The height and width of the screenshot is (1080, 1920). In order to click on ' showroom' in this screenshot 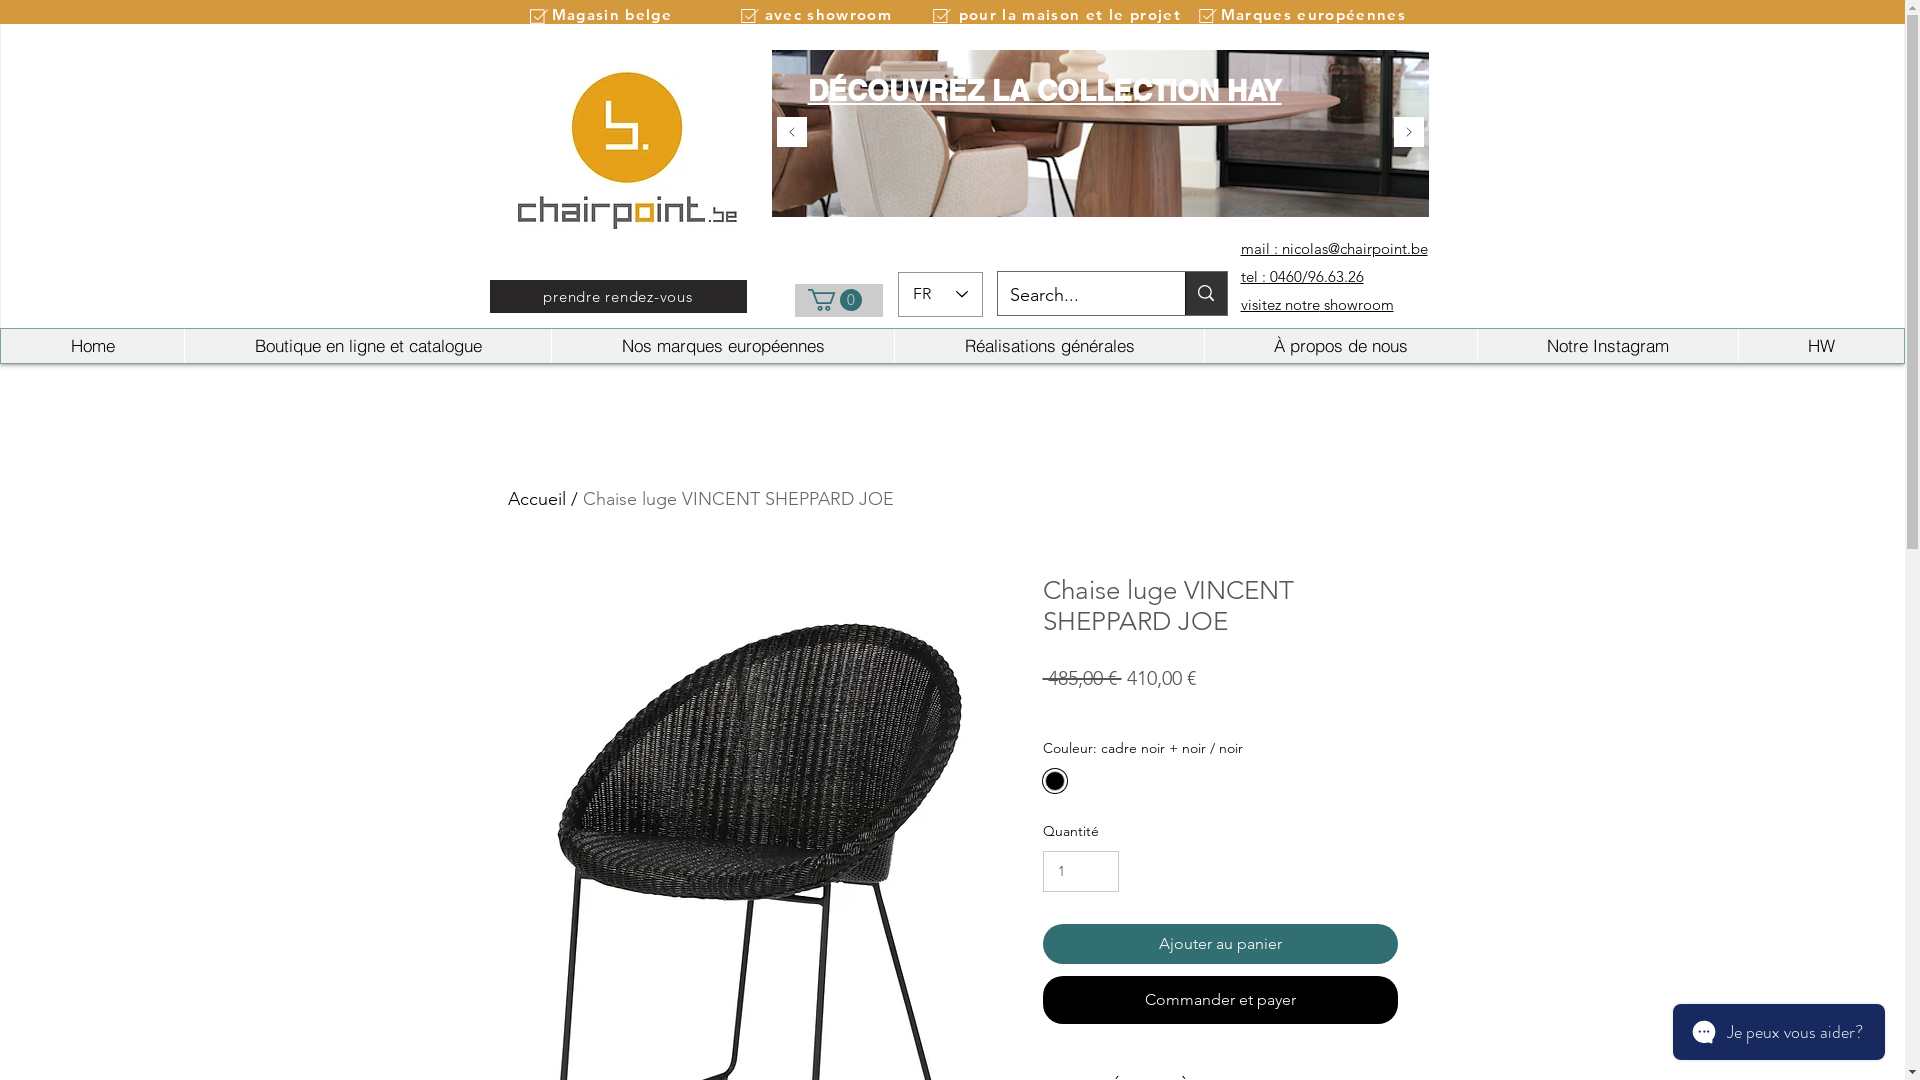, I will do `click(1357, 304)`.